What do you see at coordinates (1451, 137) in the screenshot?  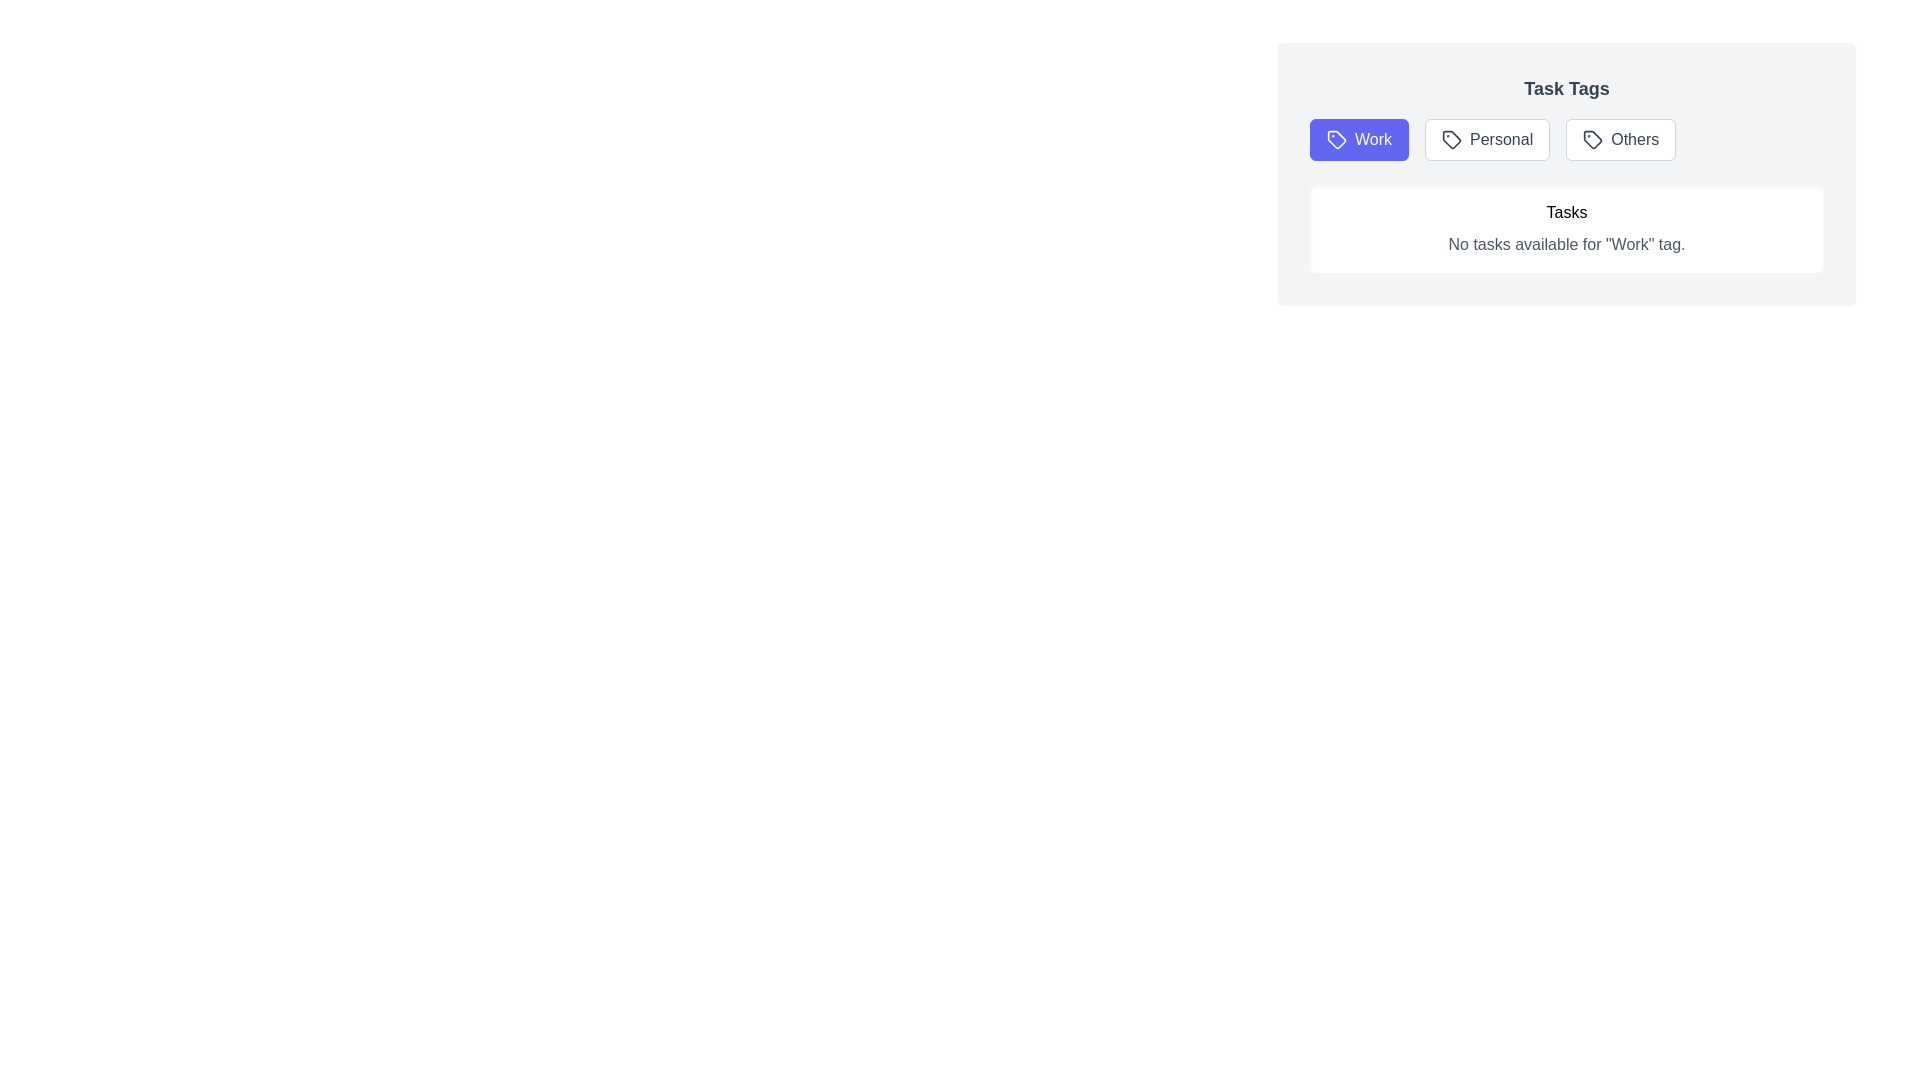 I see `the icon representing the 'Personal' tag` at bounding box center [1451, 137].